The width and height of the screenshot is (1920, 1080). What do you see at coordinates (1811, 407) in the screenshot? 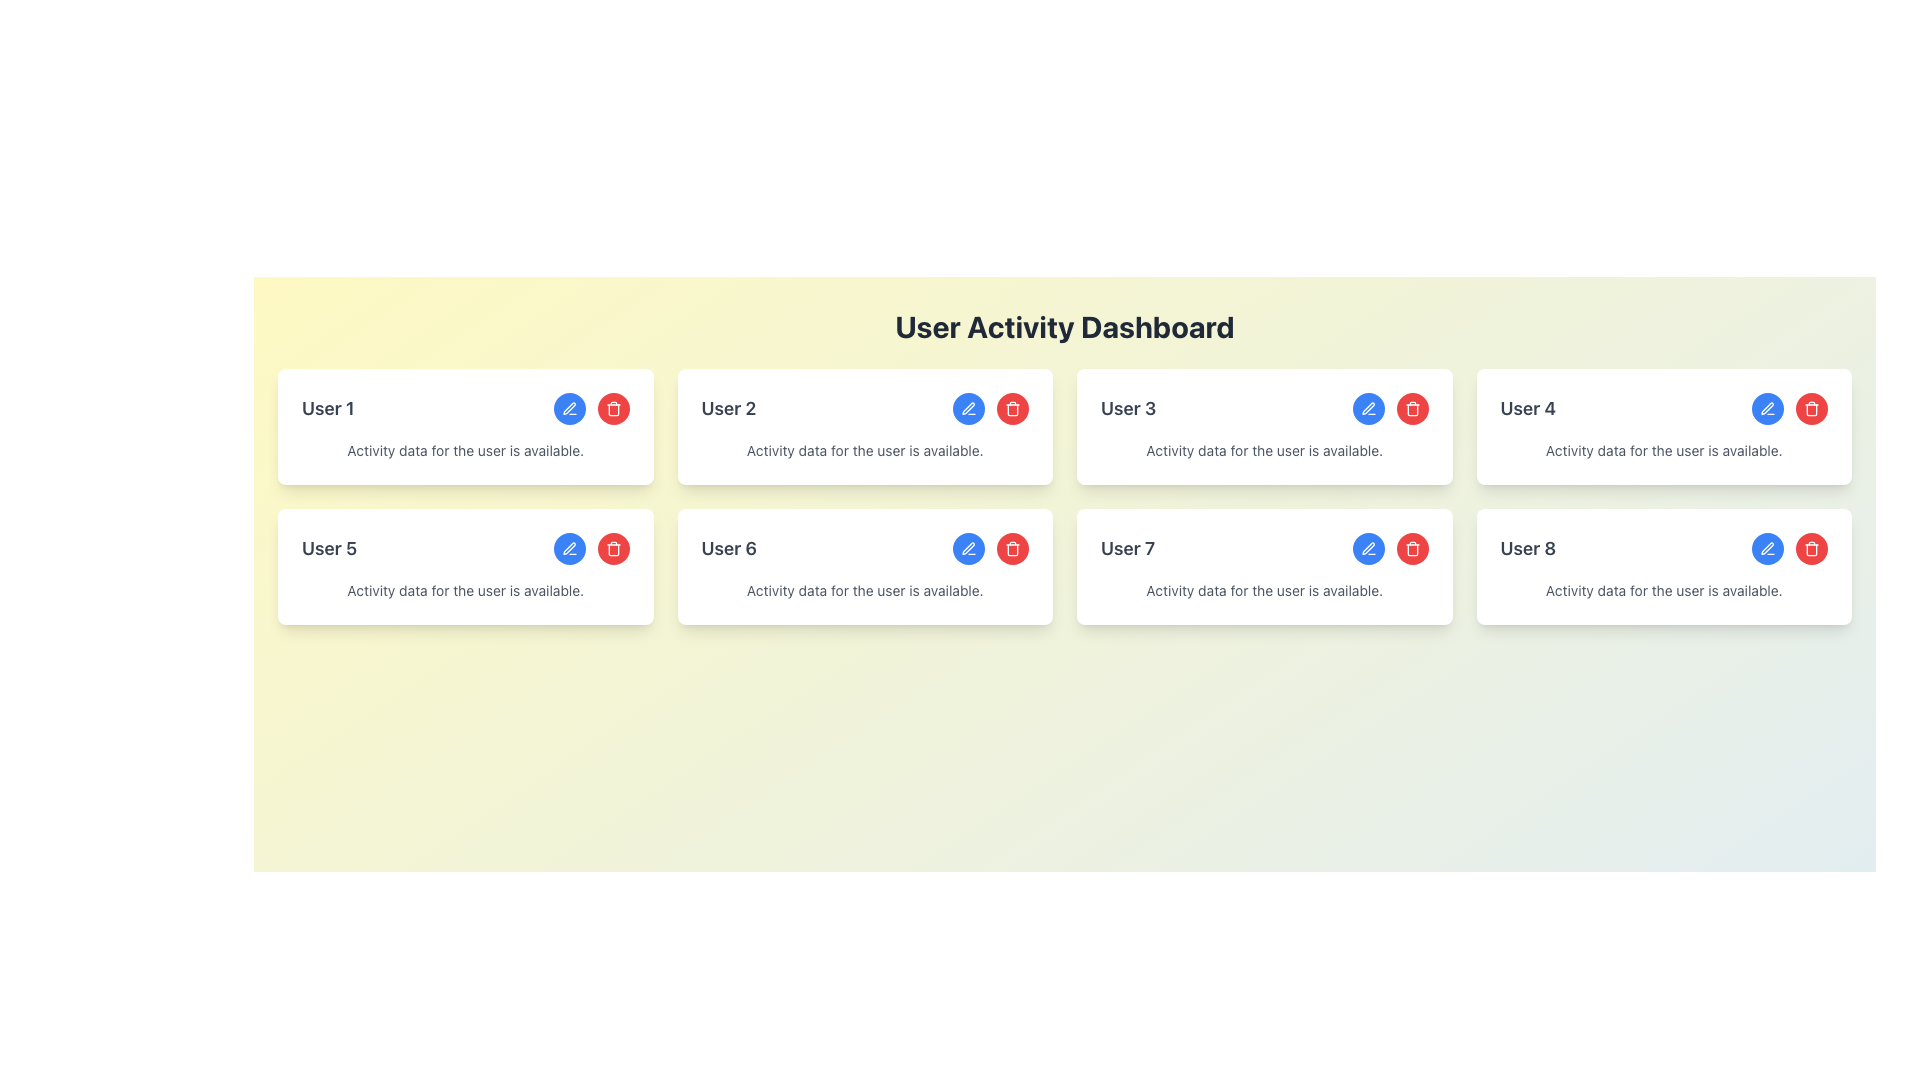
I see `the delete button located in the top-right corner of the 'User 4' card` at bounding box center [1811, 407].